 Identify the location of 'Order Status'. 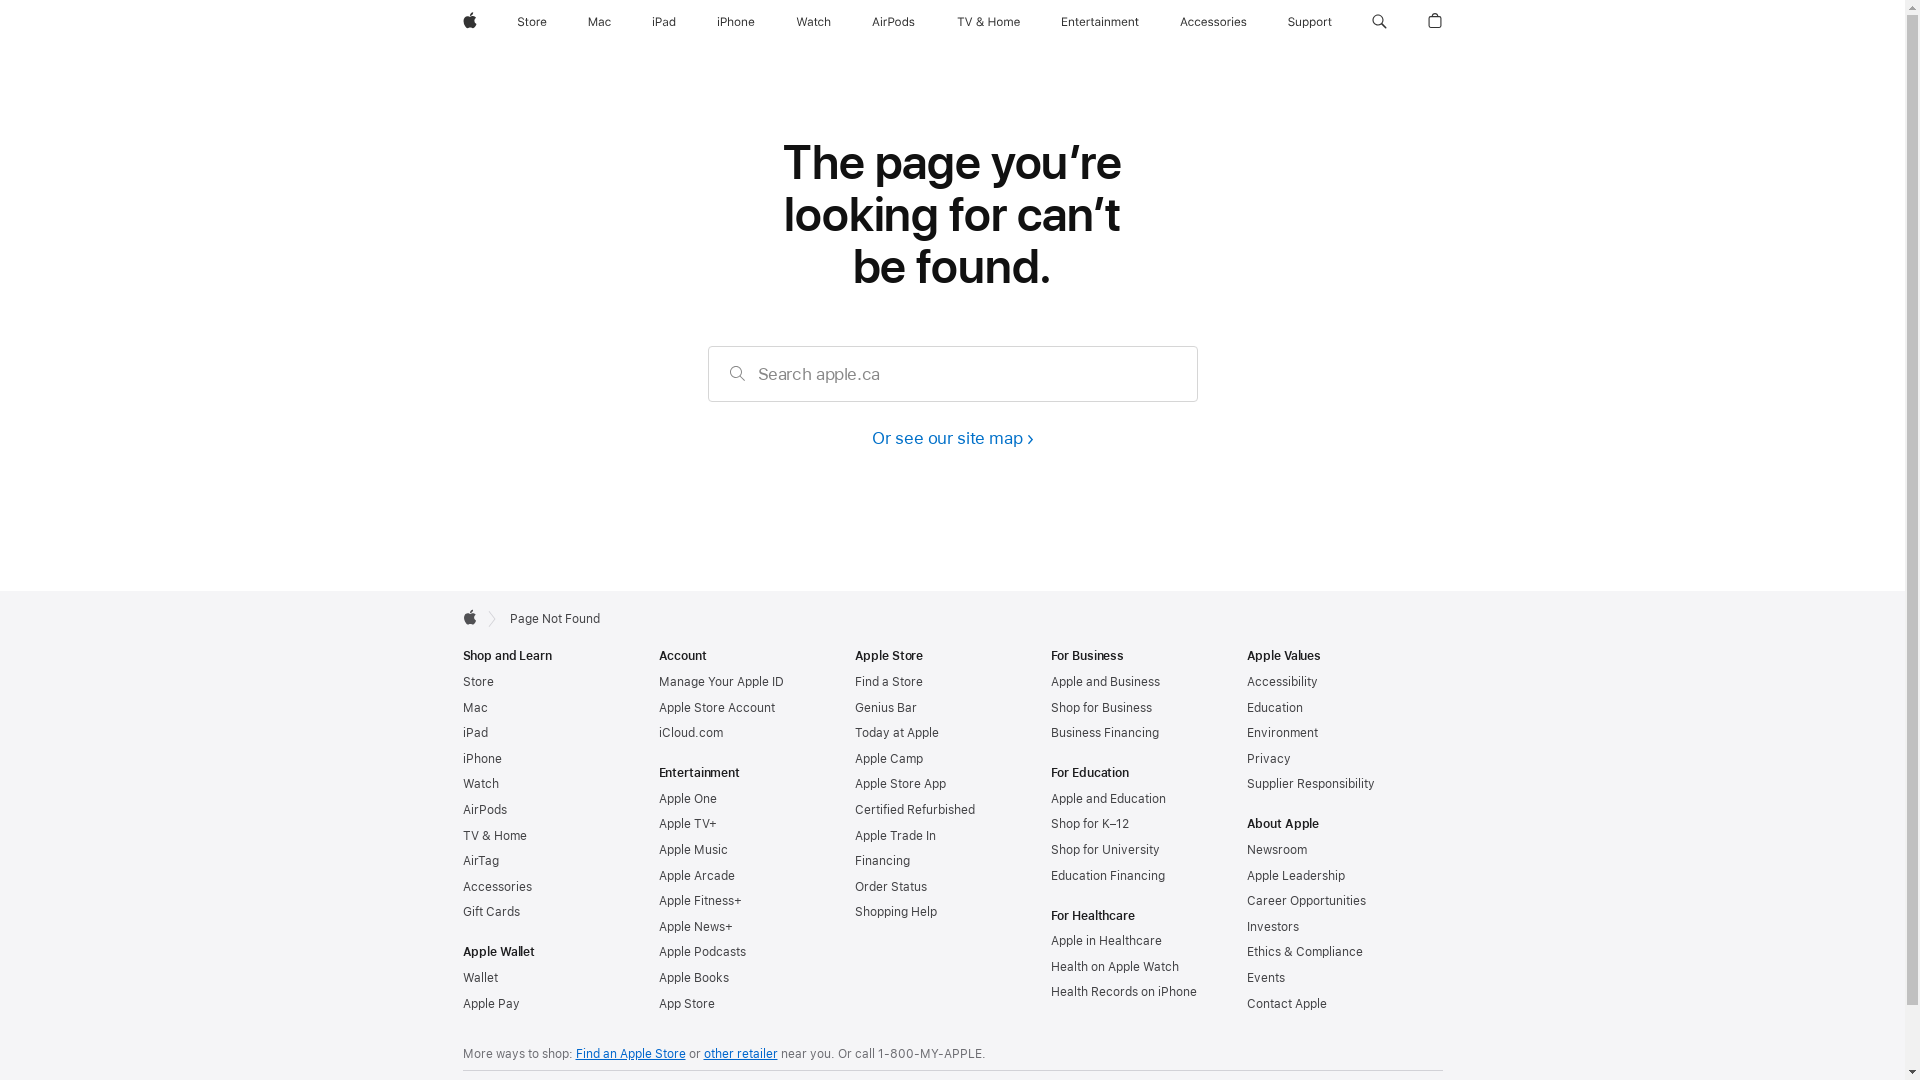
(888, 886).